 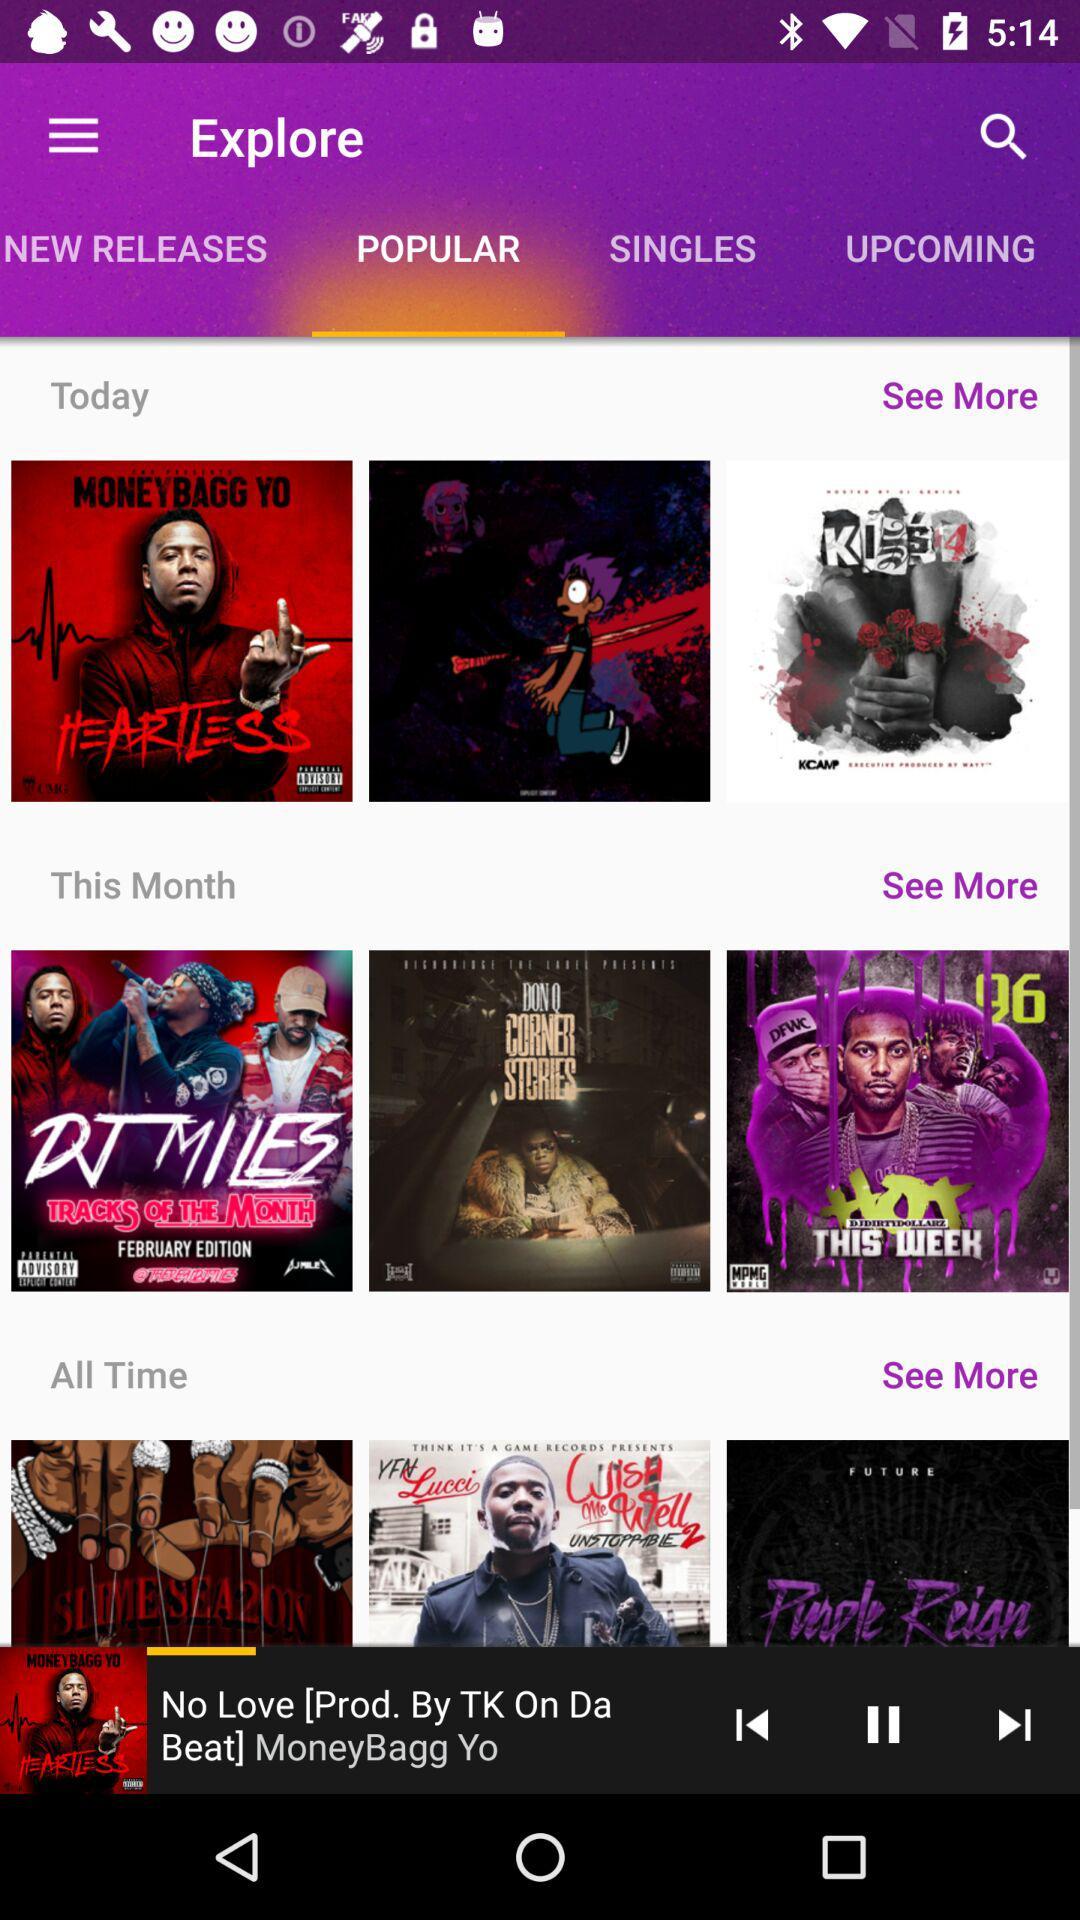 What do you see at coordinates (437, 246) in the screenshot?
I see `icon next to new releases` at bounding box center [437, 246].